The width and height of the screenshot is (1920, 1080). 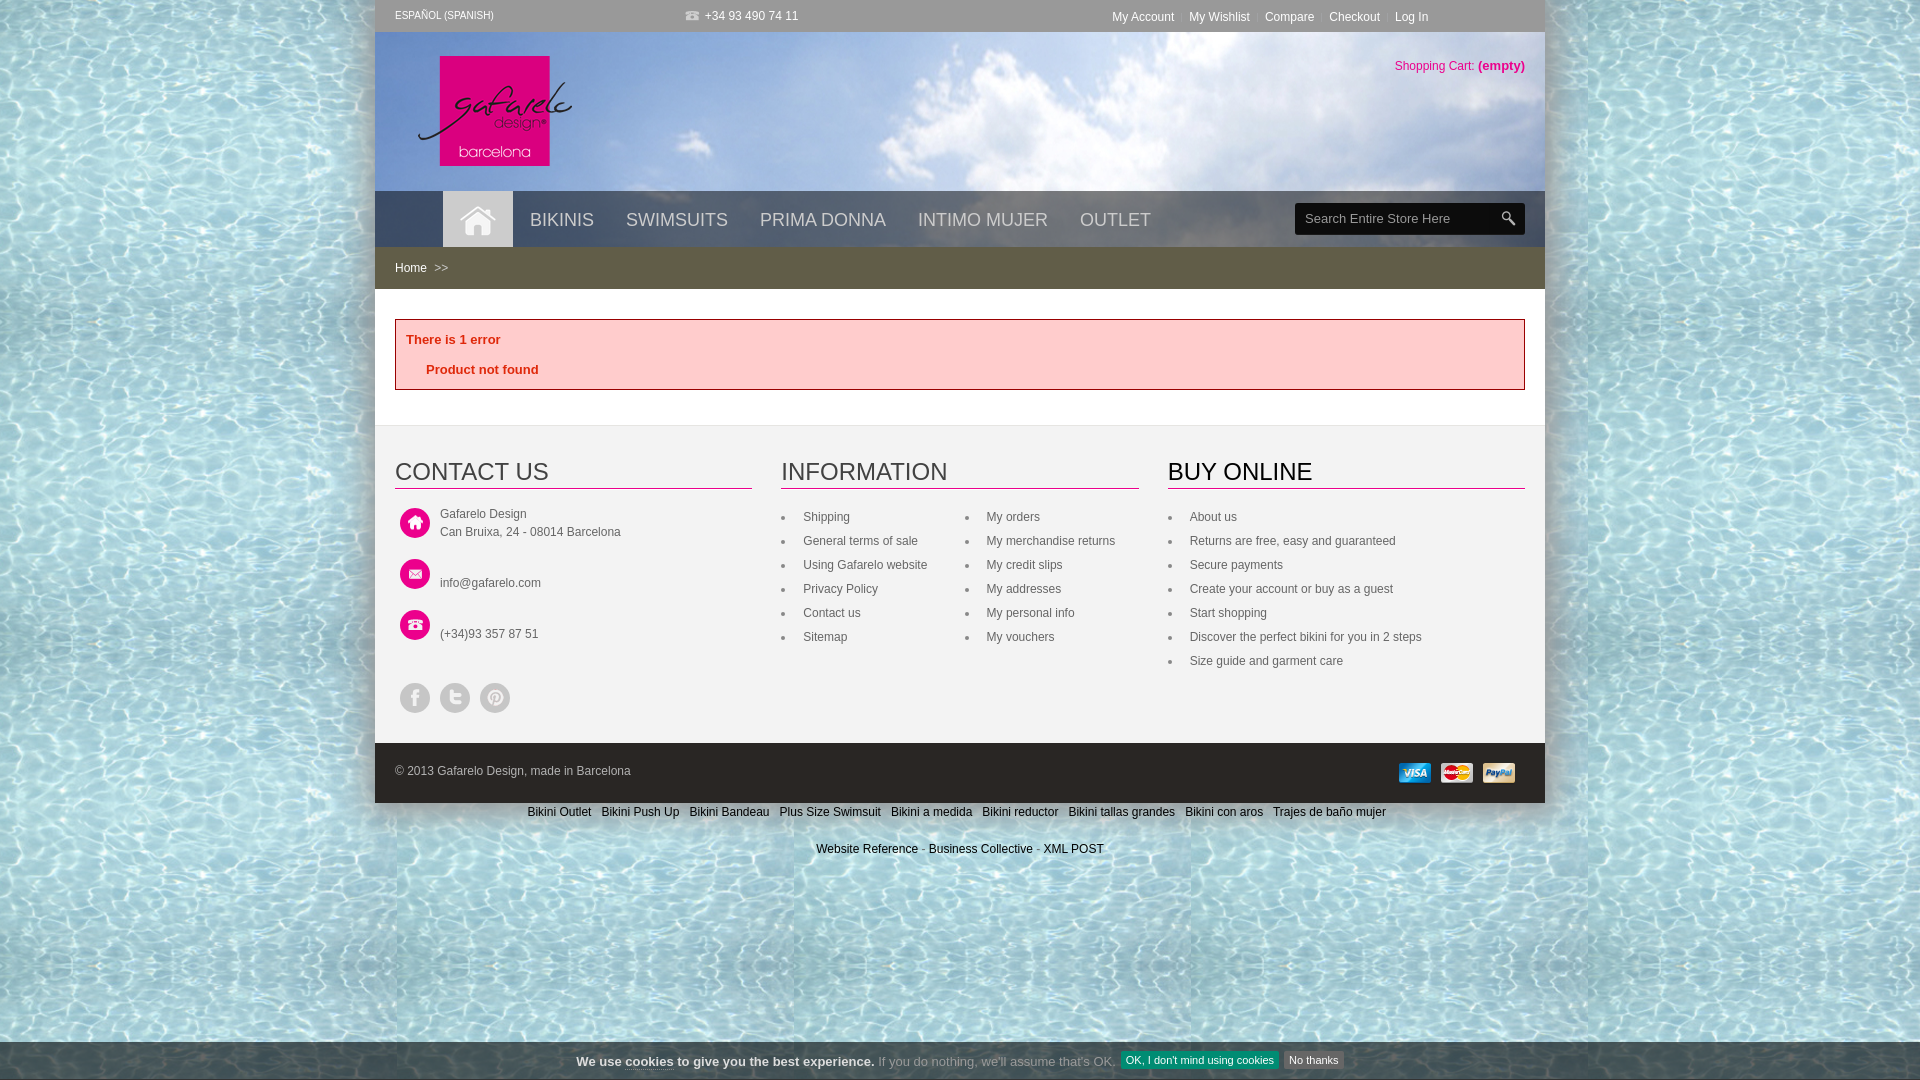 I want to click on 'Business Collective', so click(x=928, y=848).